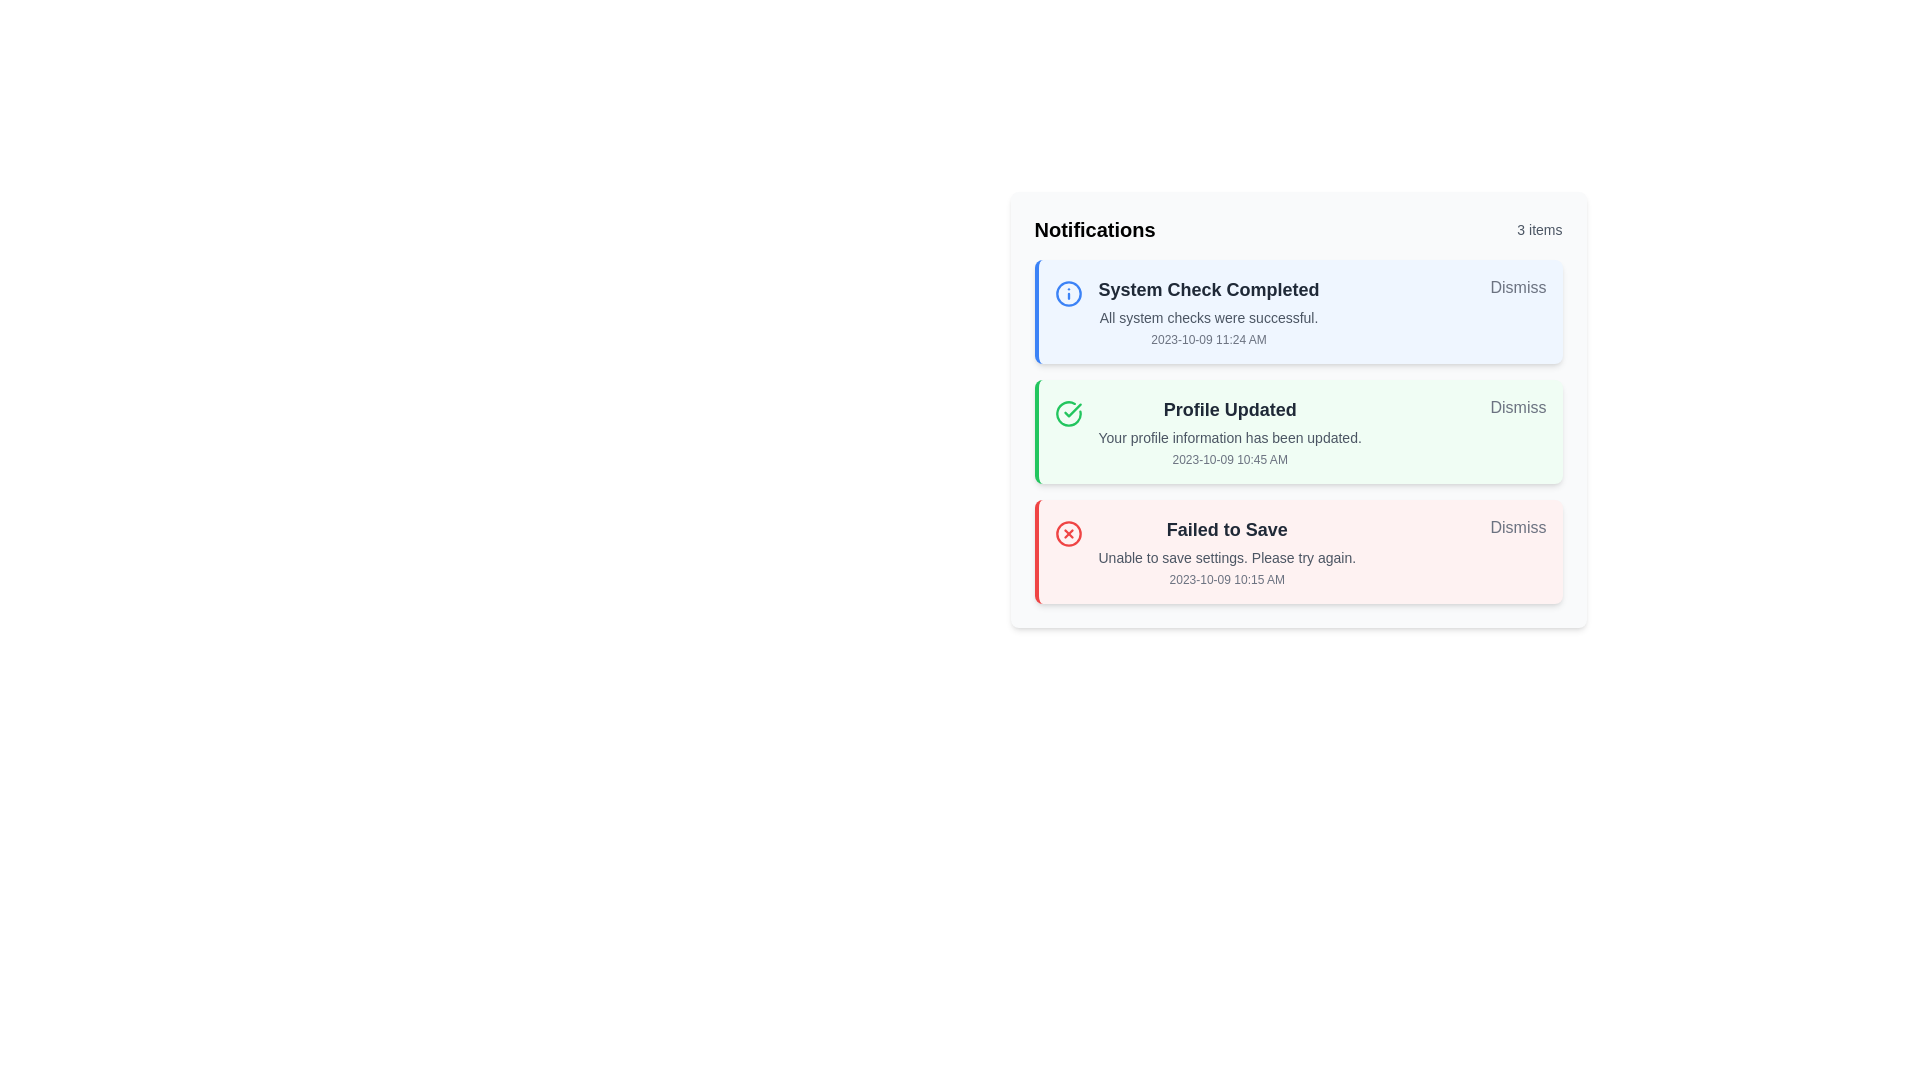 The width and height of the screenshot is (1920, 1080). I want to click on timestamp information from the text element located at the bottom of the first notification card under the header 'System Check Completed', so click(1208, 338).